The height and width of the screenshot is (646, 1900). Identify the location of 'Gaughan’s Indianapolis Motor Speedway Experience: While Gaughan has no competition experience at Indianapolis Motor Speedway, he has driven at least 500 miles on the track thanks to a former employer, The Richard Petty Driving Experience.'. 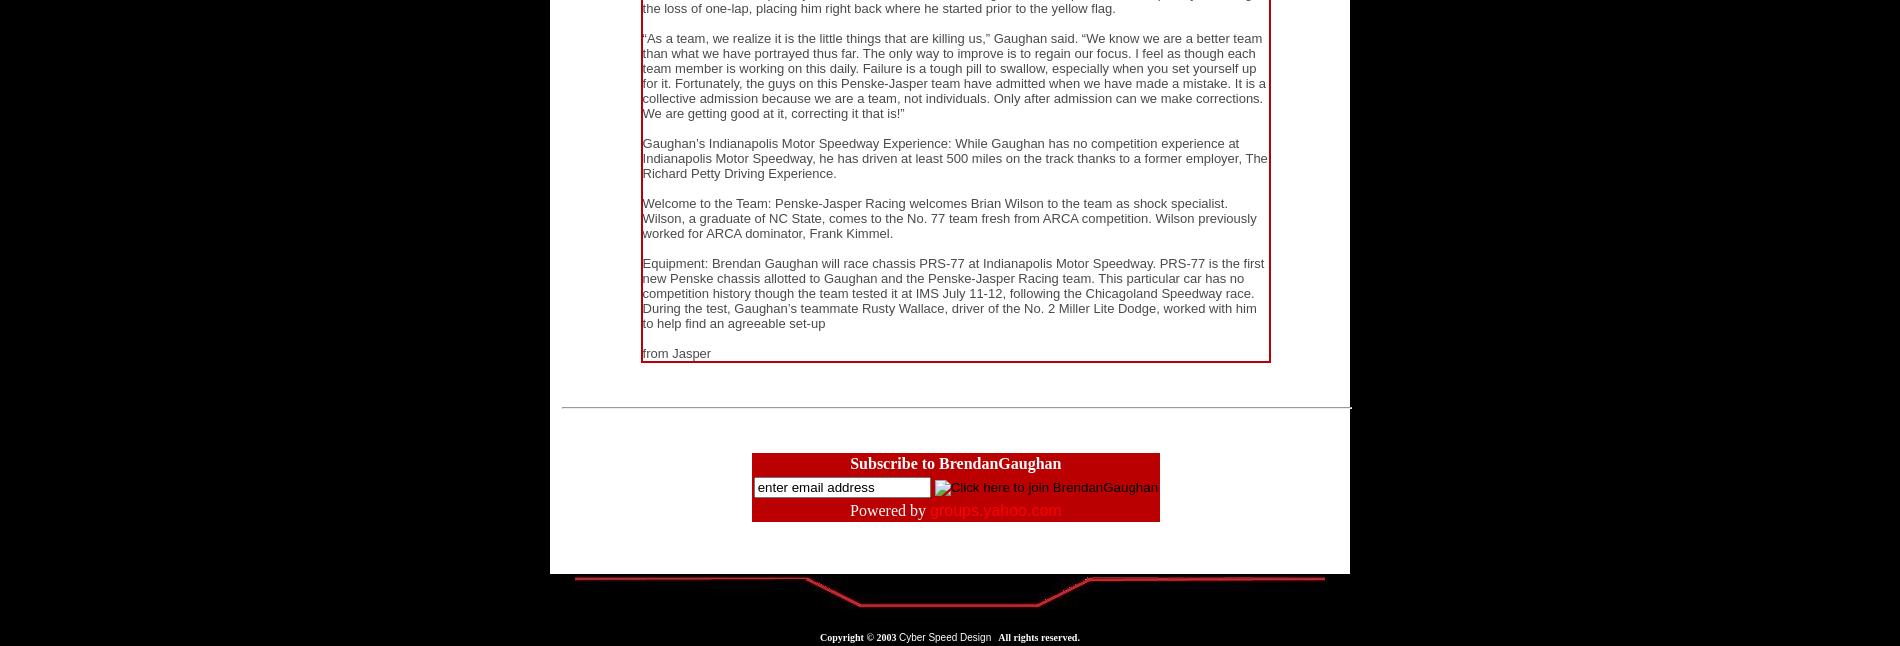
(954, 157).